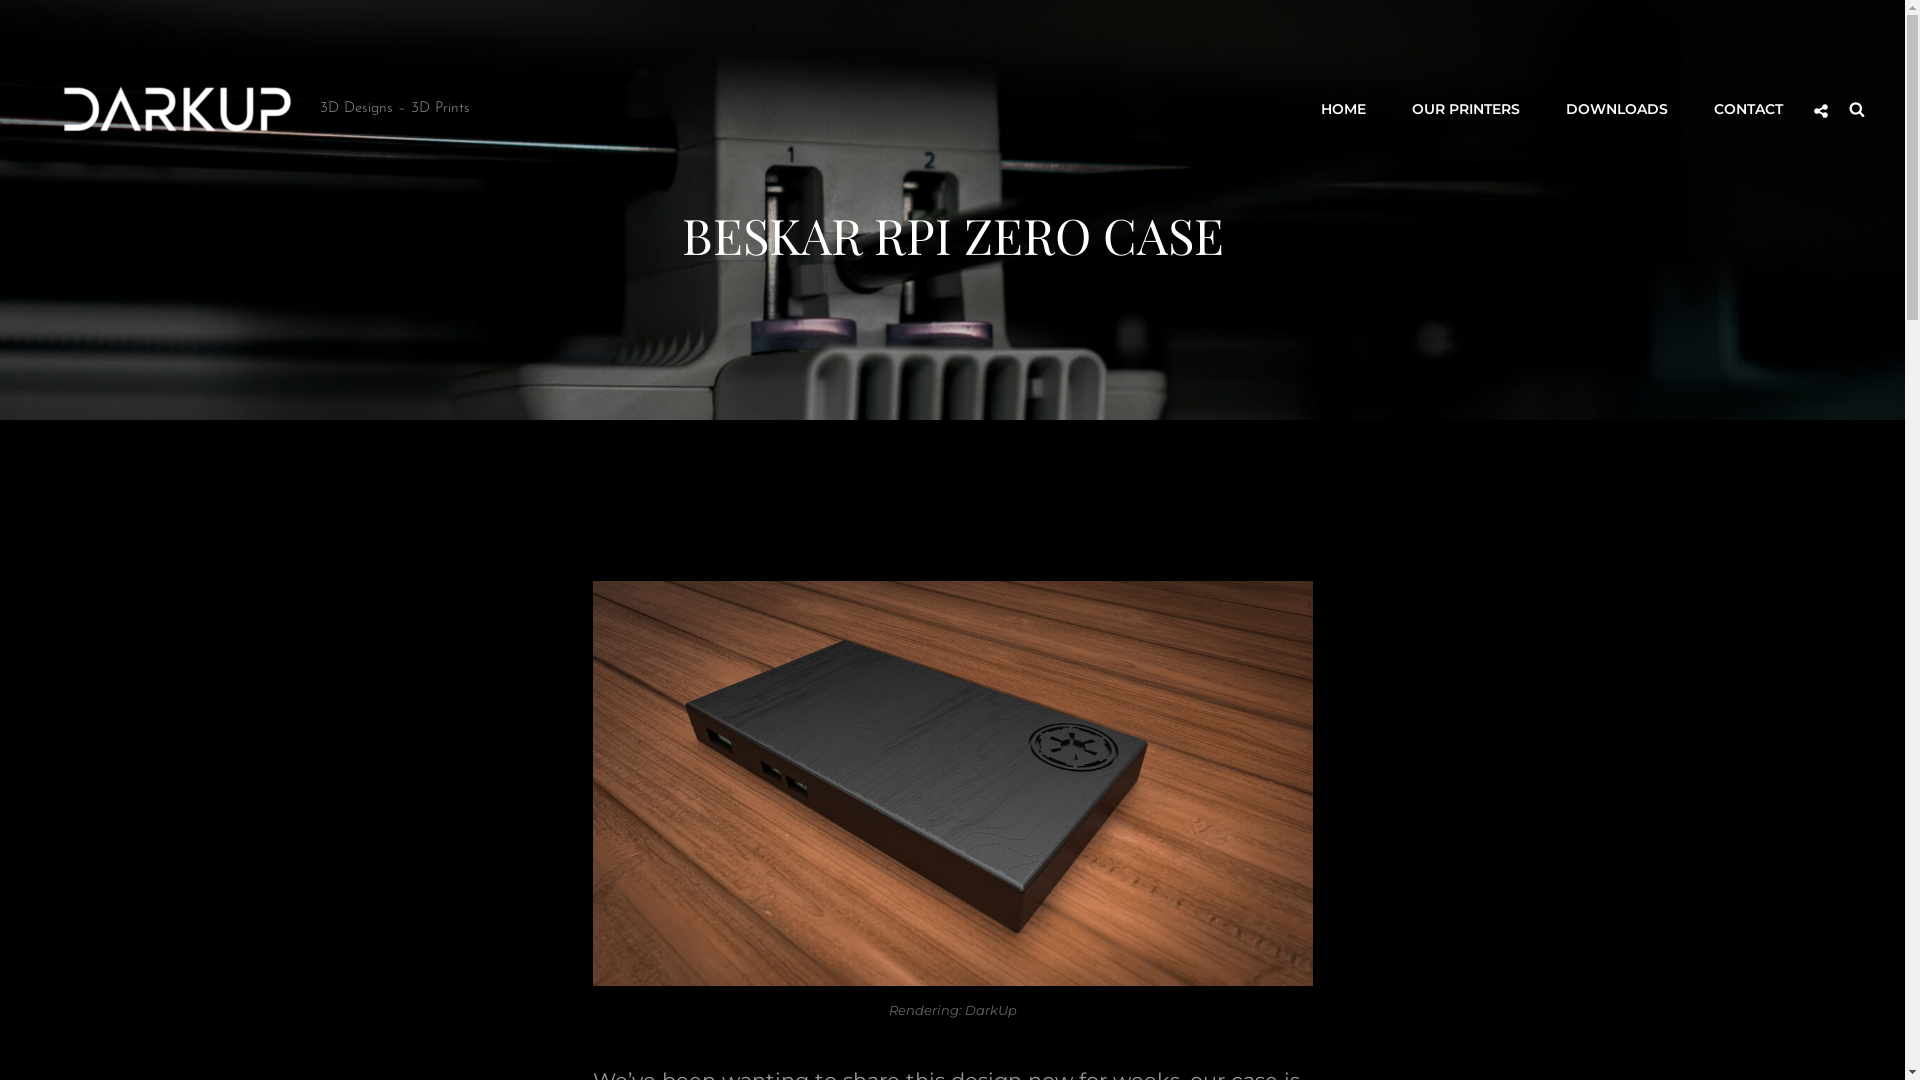 Image resolution: width=1920 pixels, height=1080 pixels. What do you see at coordinates (1300, 108) in the screenshot?
I see `'HOME'` at bounding box center [1300, 108].